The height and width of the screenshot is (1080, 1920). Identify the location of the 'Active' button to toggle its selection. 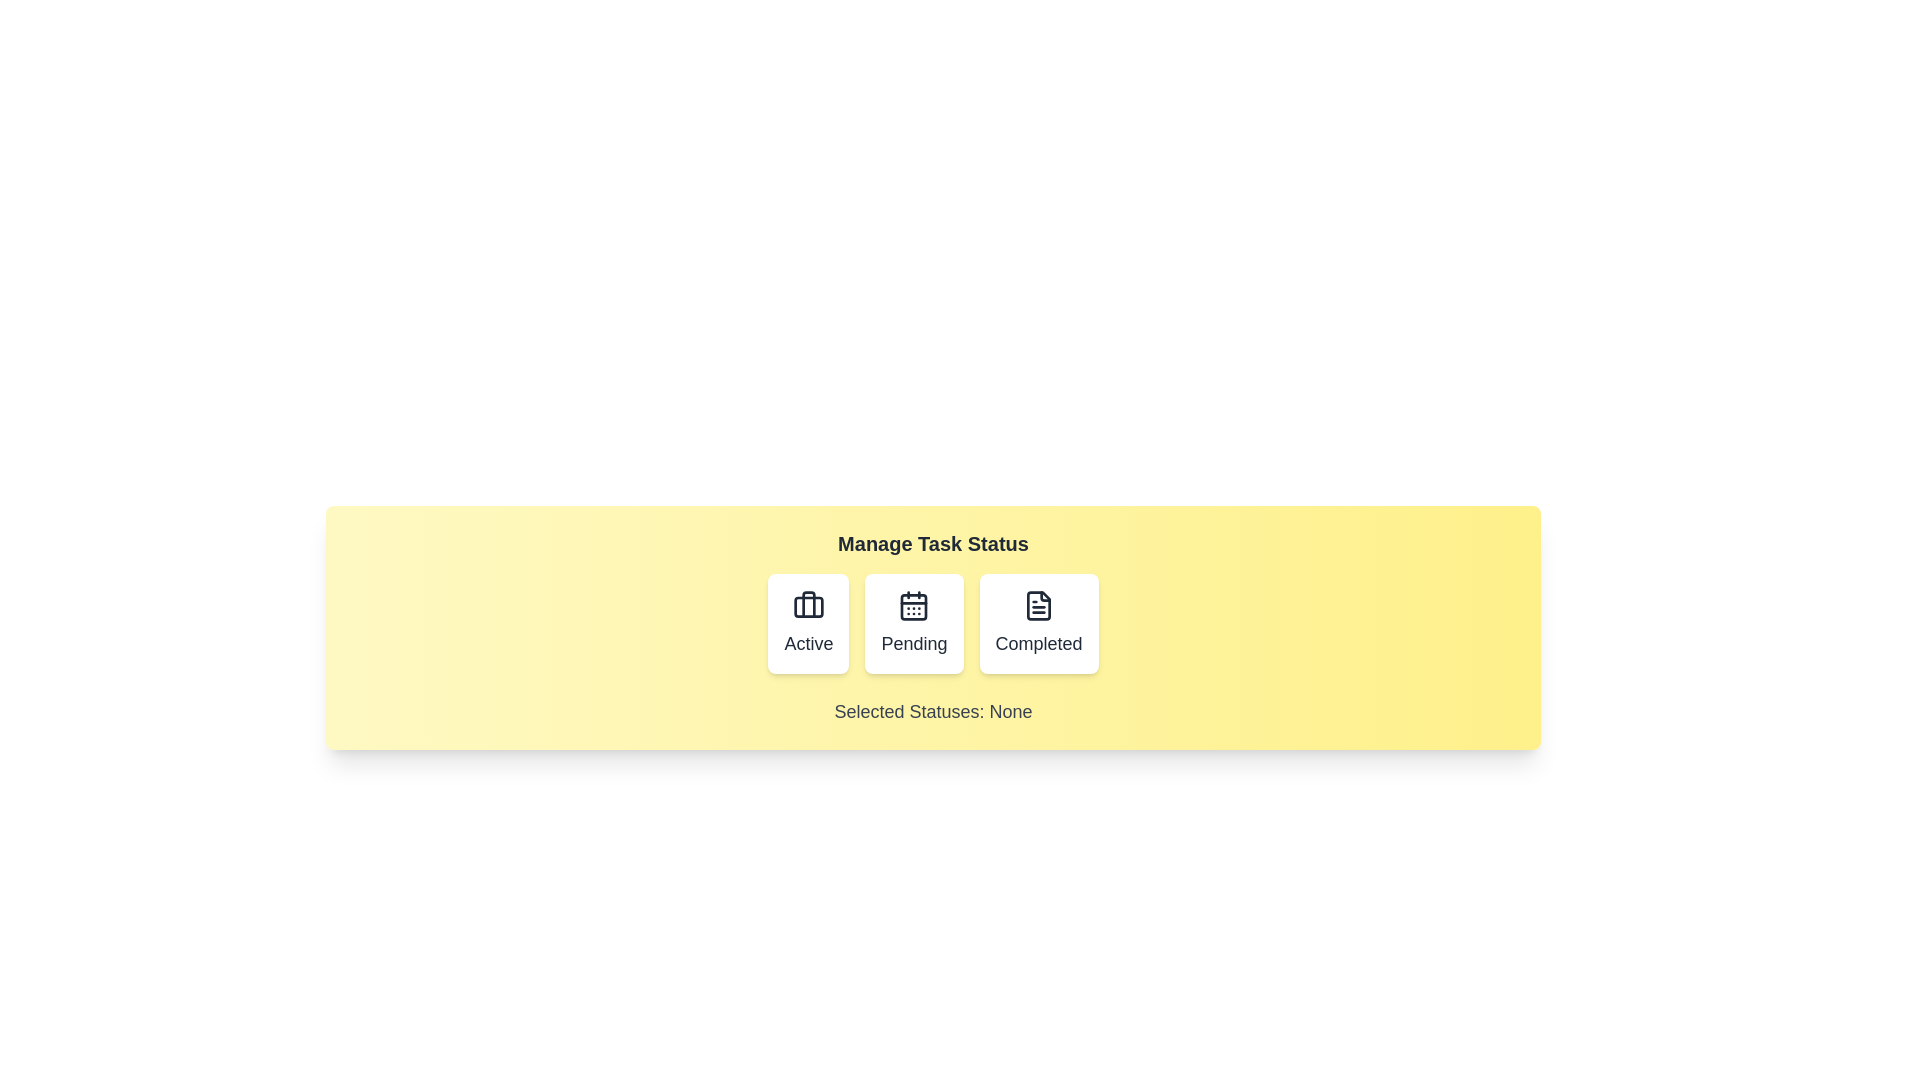
(808, 623).